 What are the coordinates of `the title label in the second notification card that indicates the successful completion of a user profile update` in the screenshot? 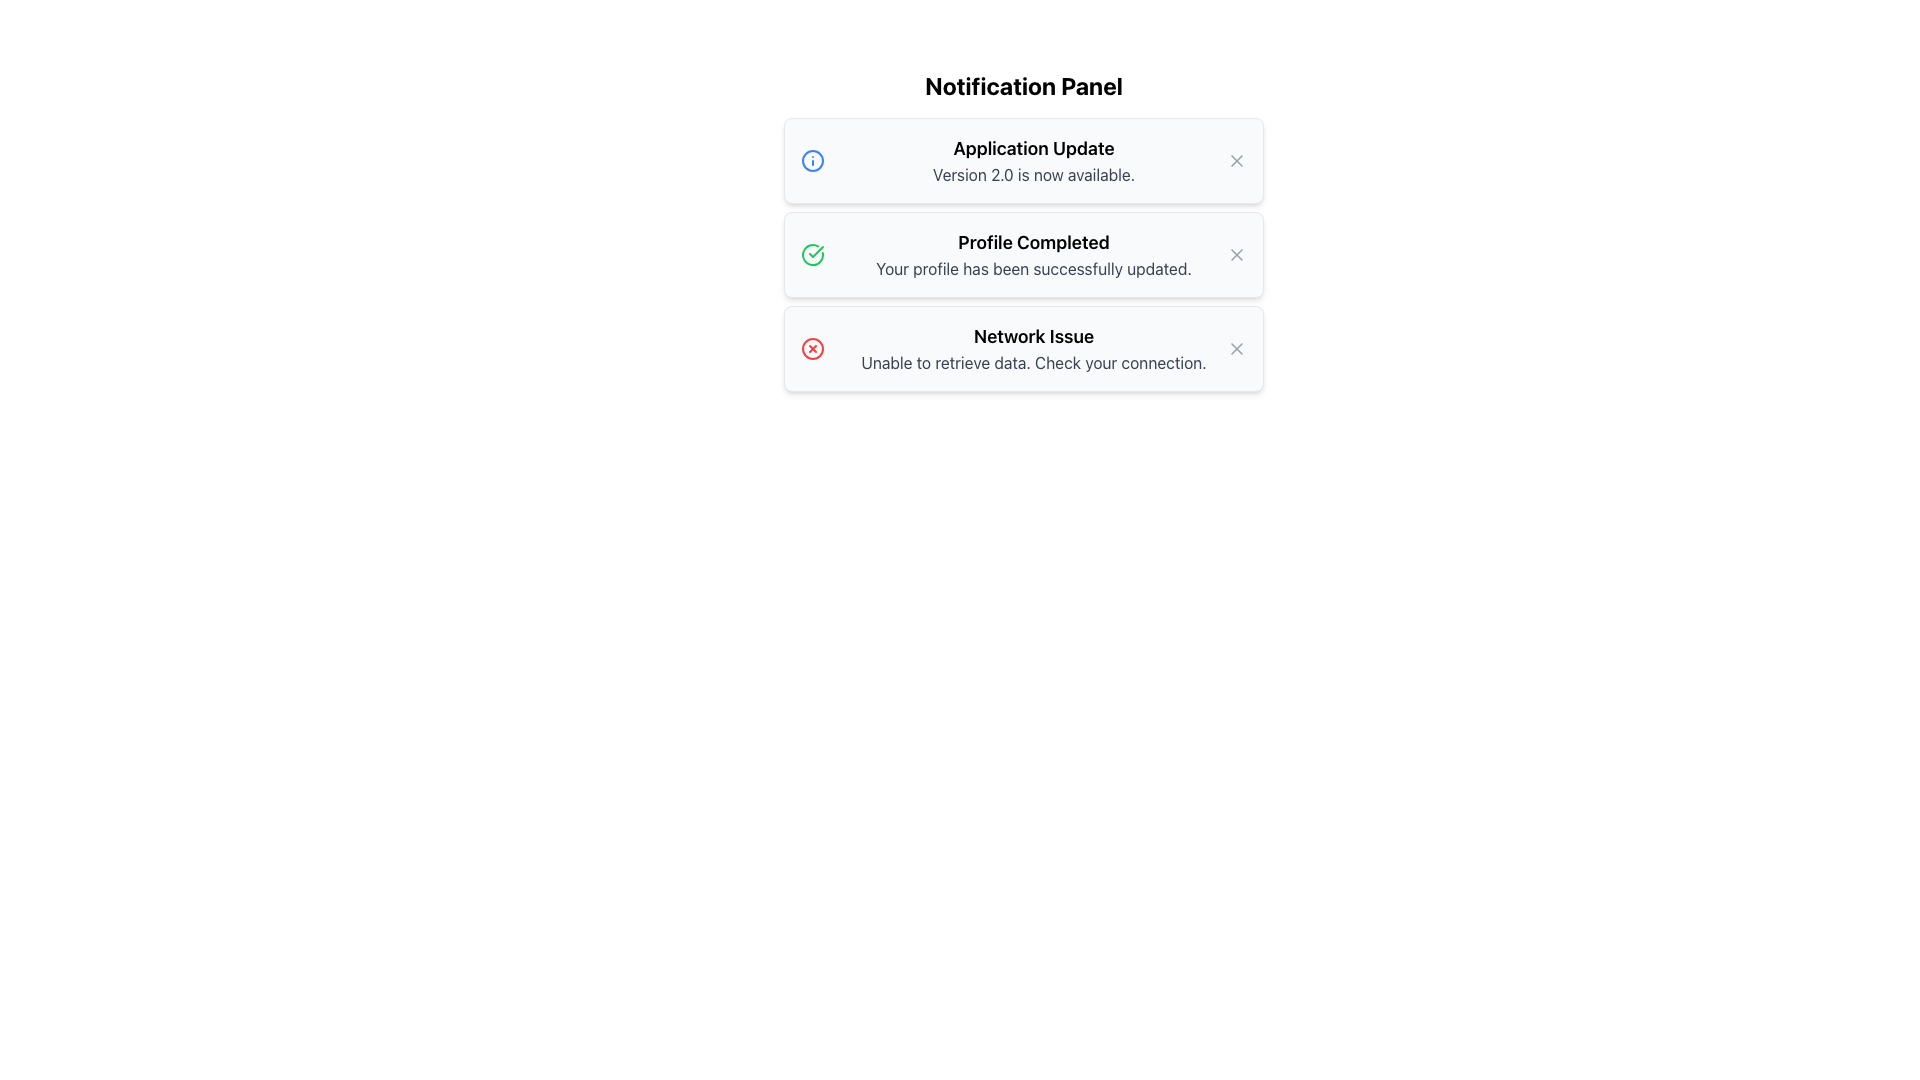 It's located at (1033, 242).